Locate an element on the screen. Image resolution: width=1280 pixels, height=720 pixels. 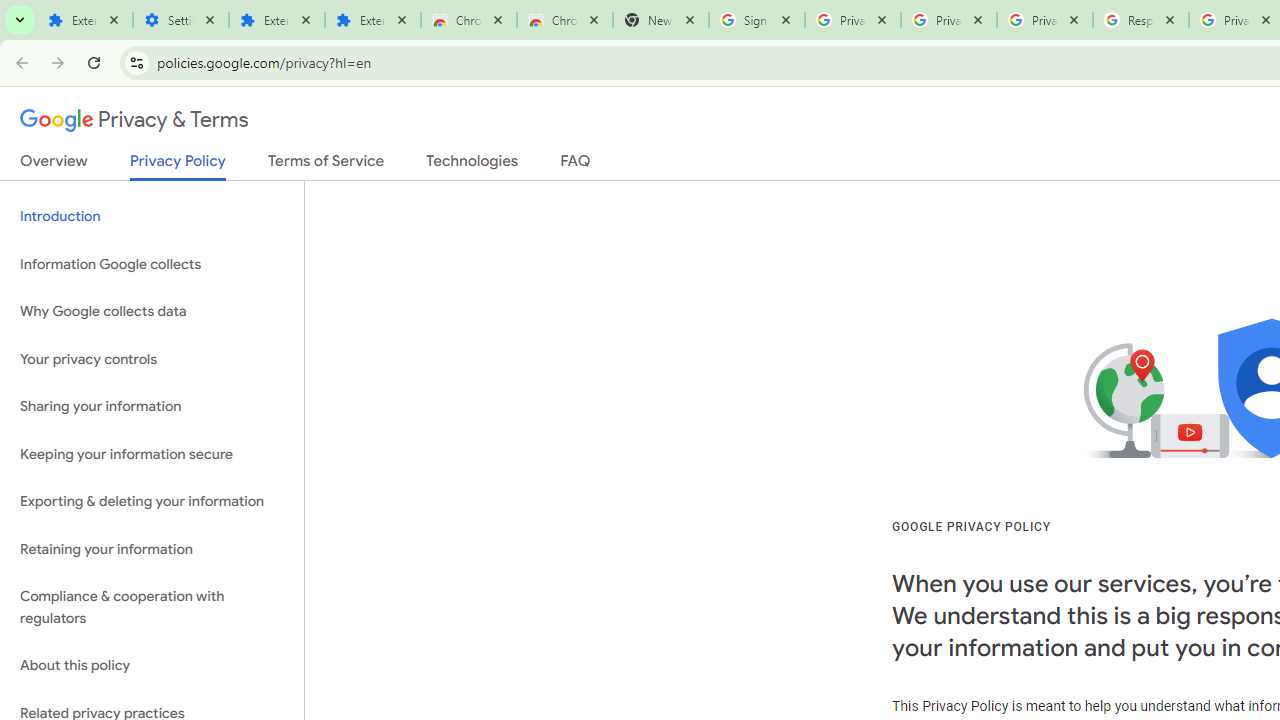
'Extensions' is located at coordinates (276, 20).